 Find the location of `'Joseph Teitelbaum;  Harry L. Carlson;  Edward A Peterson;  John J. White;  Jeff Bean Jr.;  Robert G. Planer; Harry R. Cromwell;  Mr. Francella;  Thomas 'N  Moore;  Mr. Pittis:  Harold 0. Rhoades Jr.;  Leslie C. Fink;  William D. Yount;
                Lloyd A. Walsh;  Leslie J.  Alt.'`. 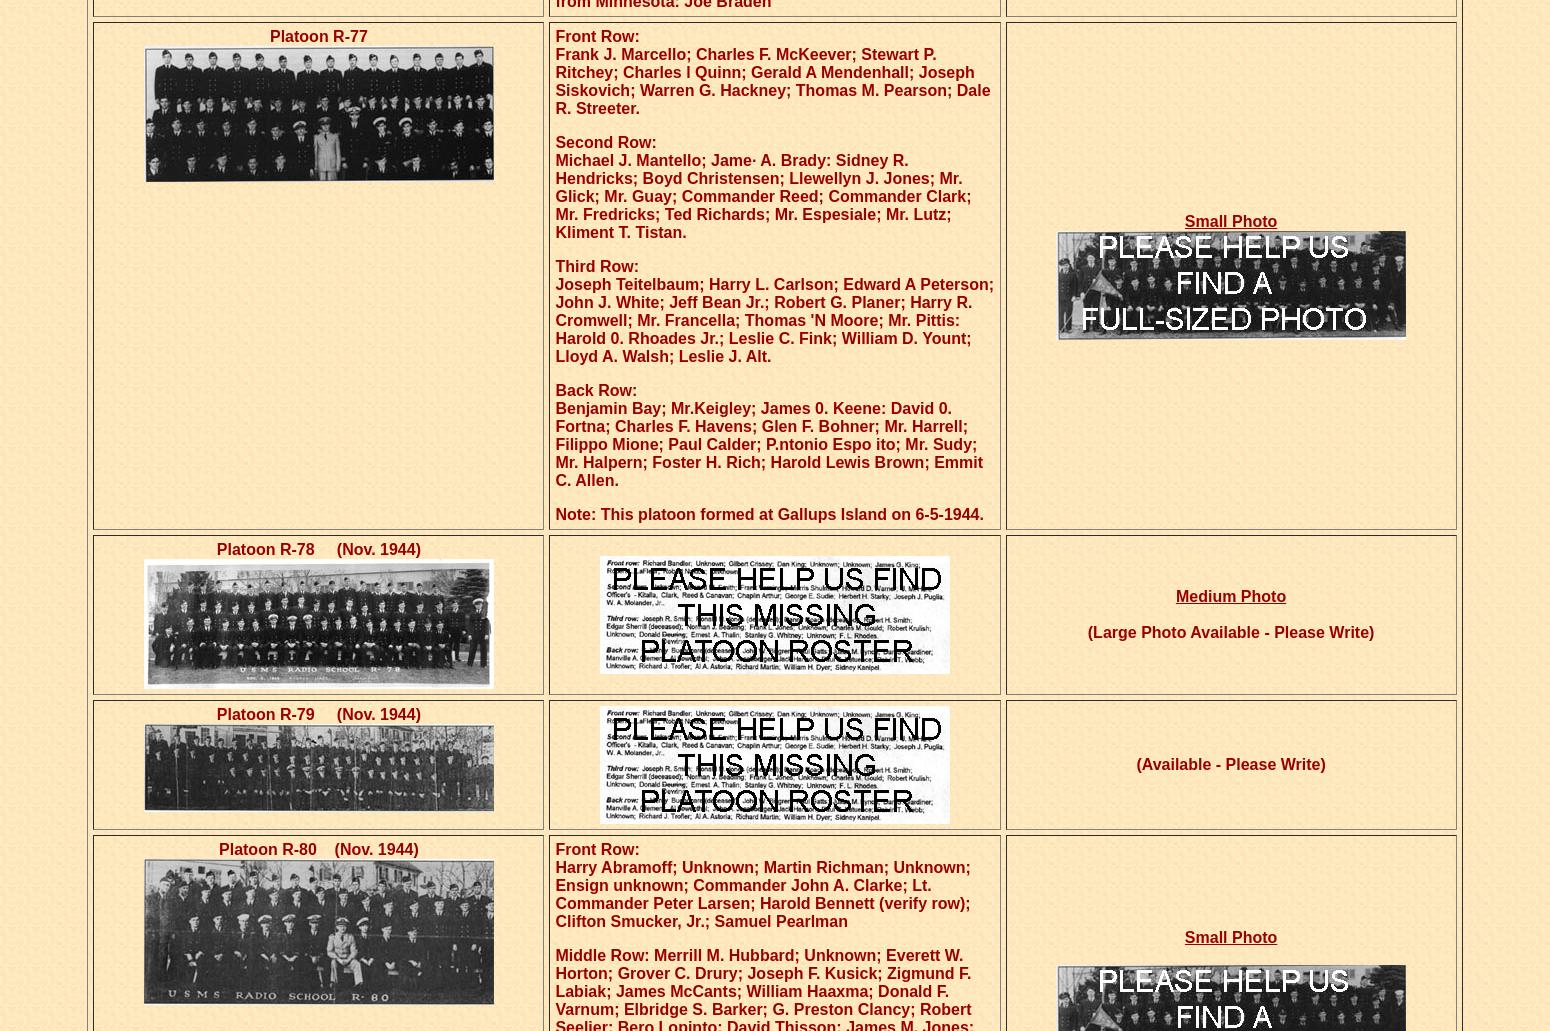

'Joseph Teitelbaum;  Harry L. Carlson;  Edward A Peterson;  John J. White;  Jeff Bean Jr.;  Robert G. Planer; Harry R. Cromwell;  Mr. Francella;  Thomas 'N  Moore;  Mr. Pittis:  Harold 0. Rhoades Jr.;  Leslie C. Fink;  William D. Yount;
                Lloyd A. Walsh;  Leslie J.  Alt.' is located at coordinates (774, 319).